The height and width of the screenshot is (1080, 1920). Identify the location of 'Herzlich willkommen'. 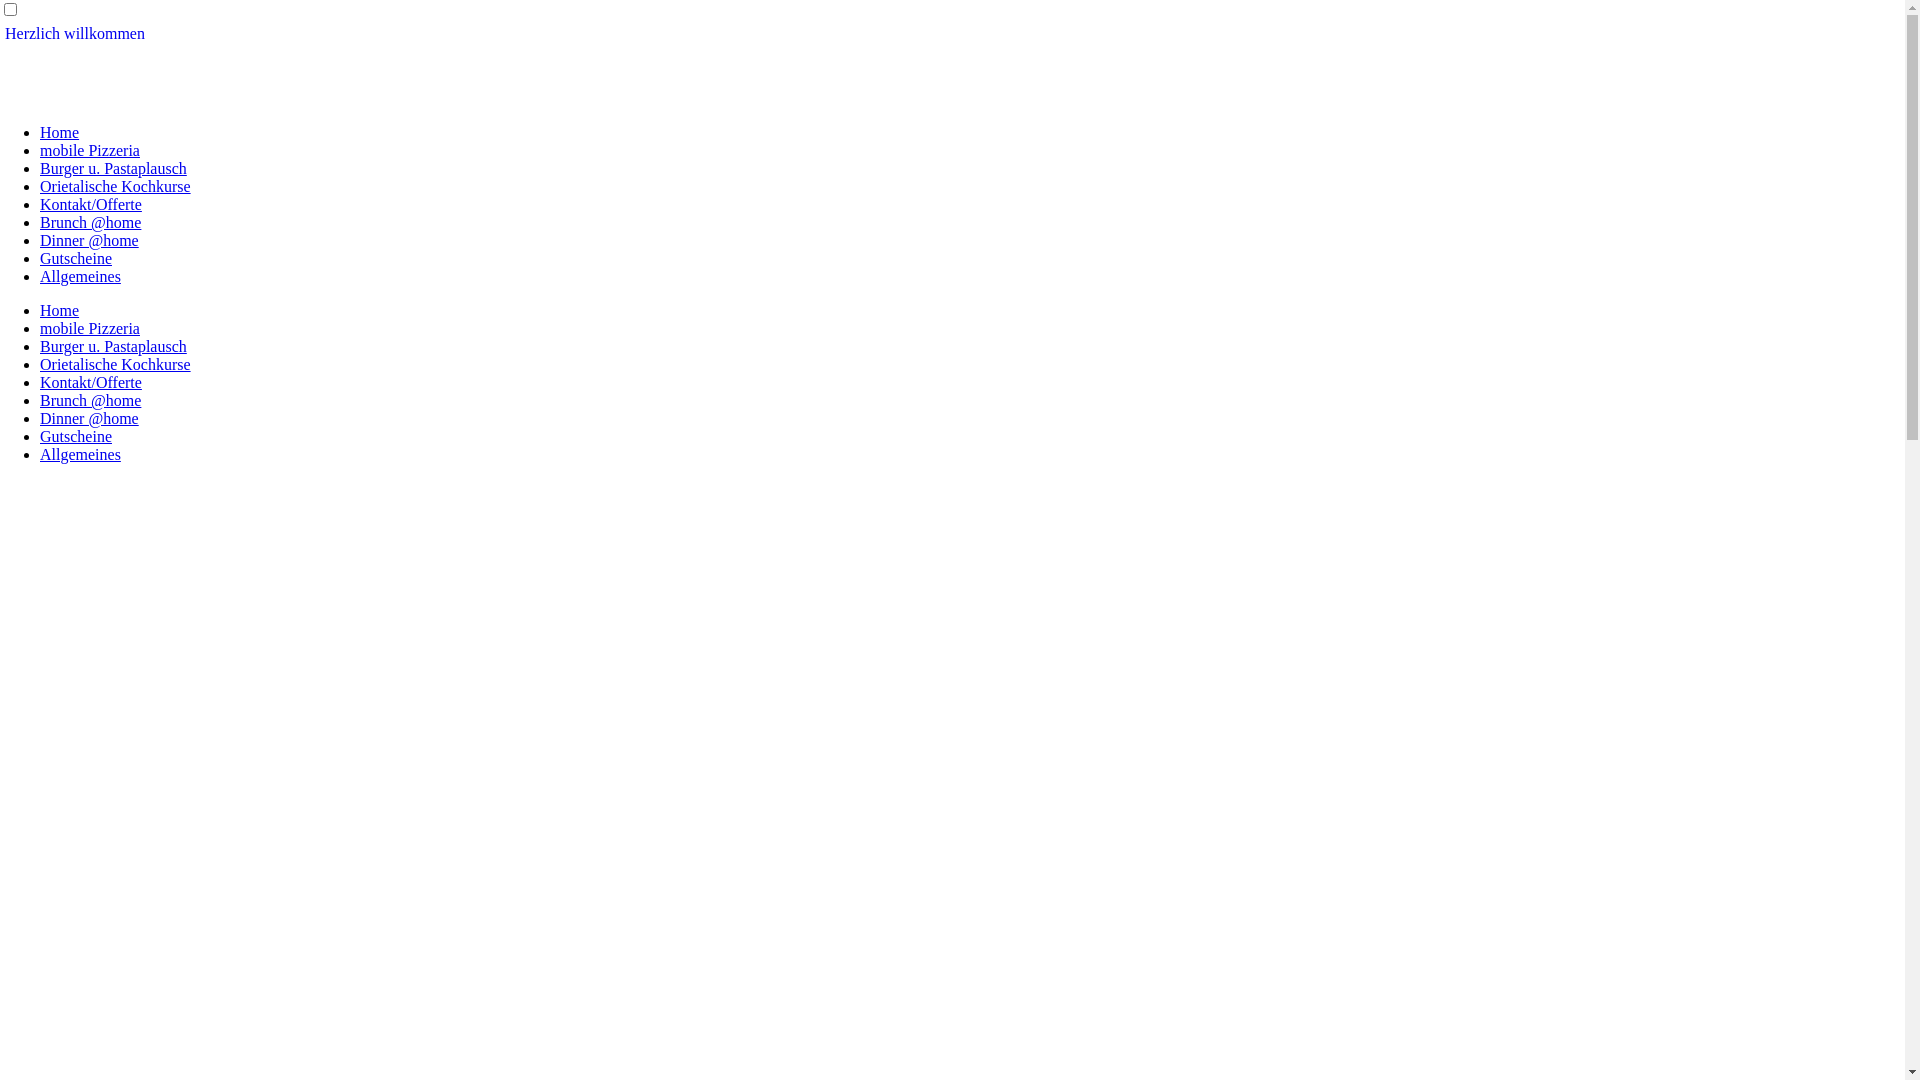
(75, 33).